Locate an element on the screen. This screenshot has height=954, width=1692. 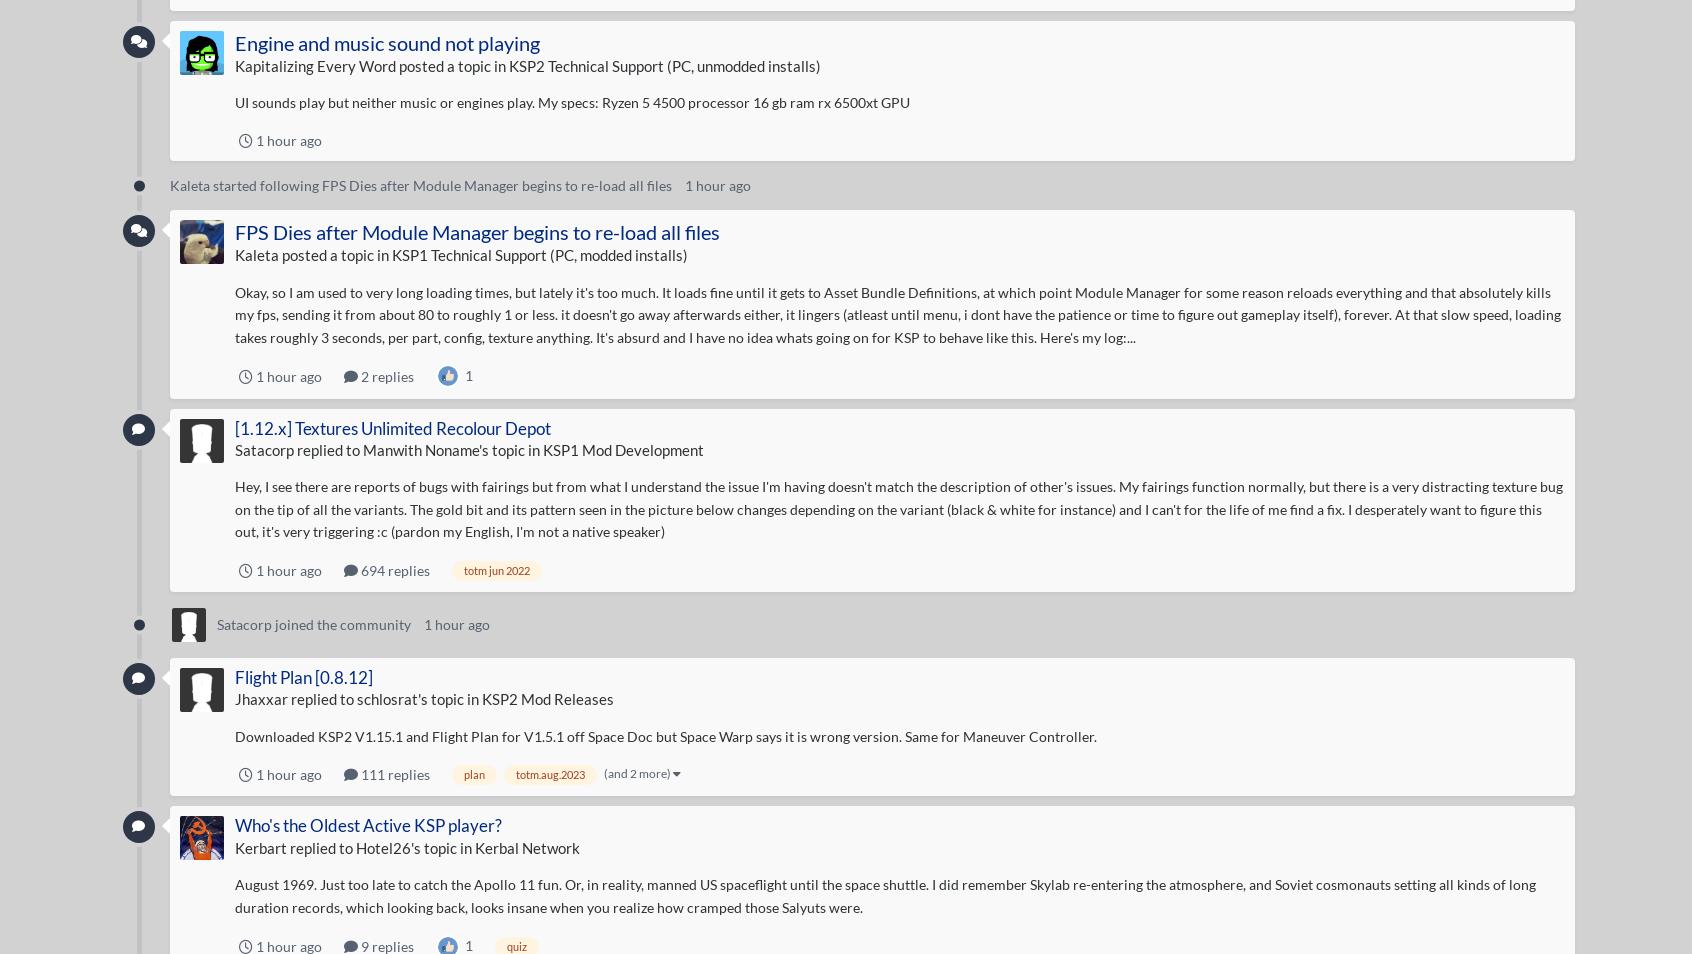
'[1.12.x] Textures Unlimited Recolour Depot' is located at coordinates (392, 427).